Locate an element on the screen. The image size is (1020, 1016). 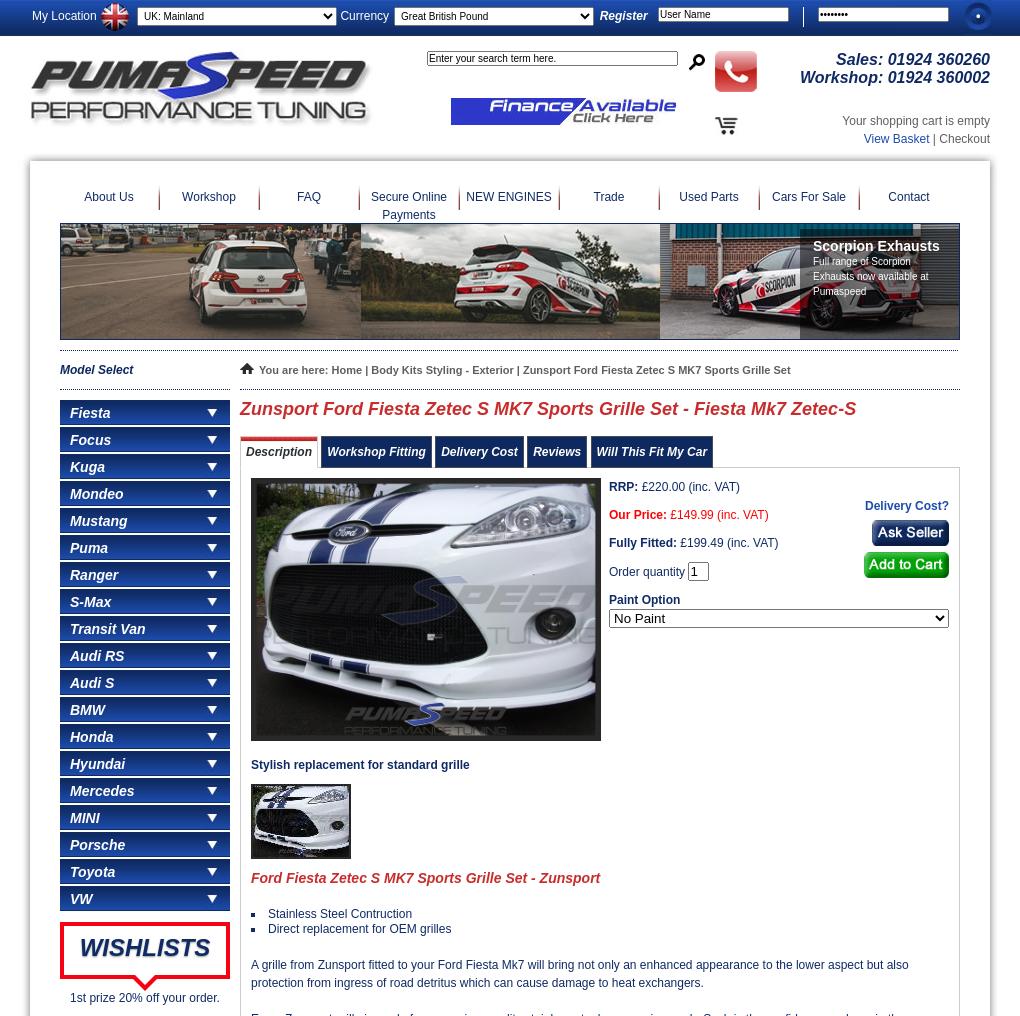
'Porsche' is located at coordinates (96, 845).